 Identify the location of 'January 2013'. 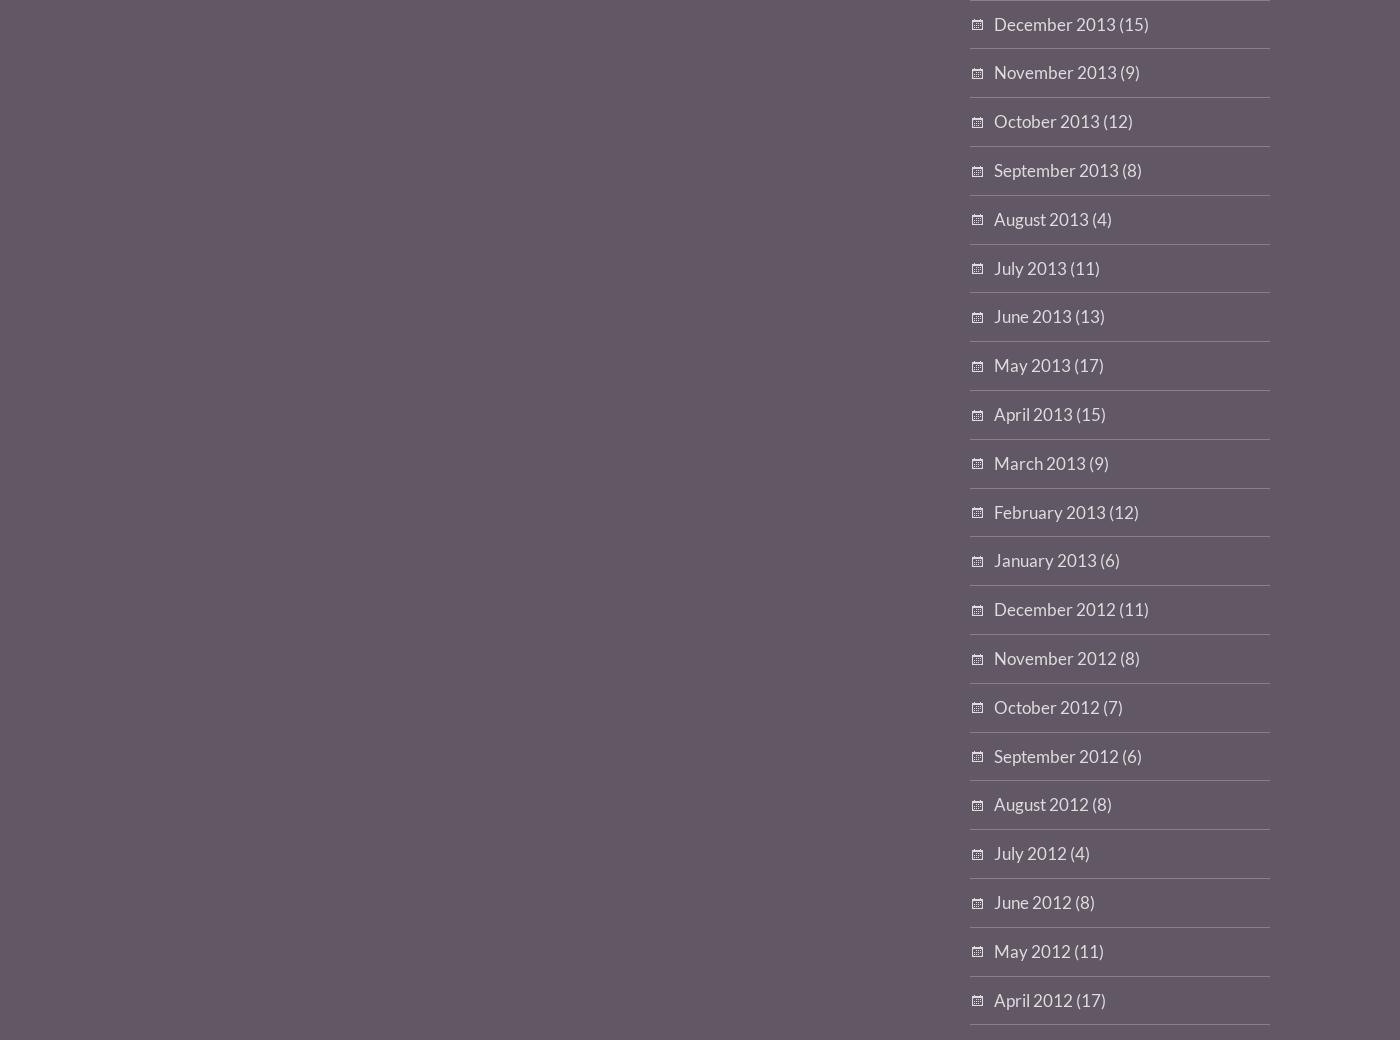
(994, 559).